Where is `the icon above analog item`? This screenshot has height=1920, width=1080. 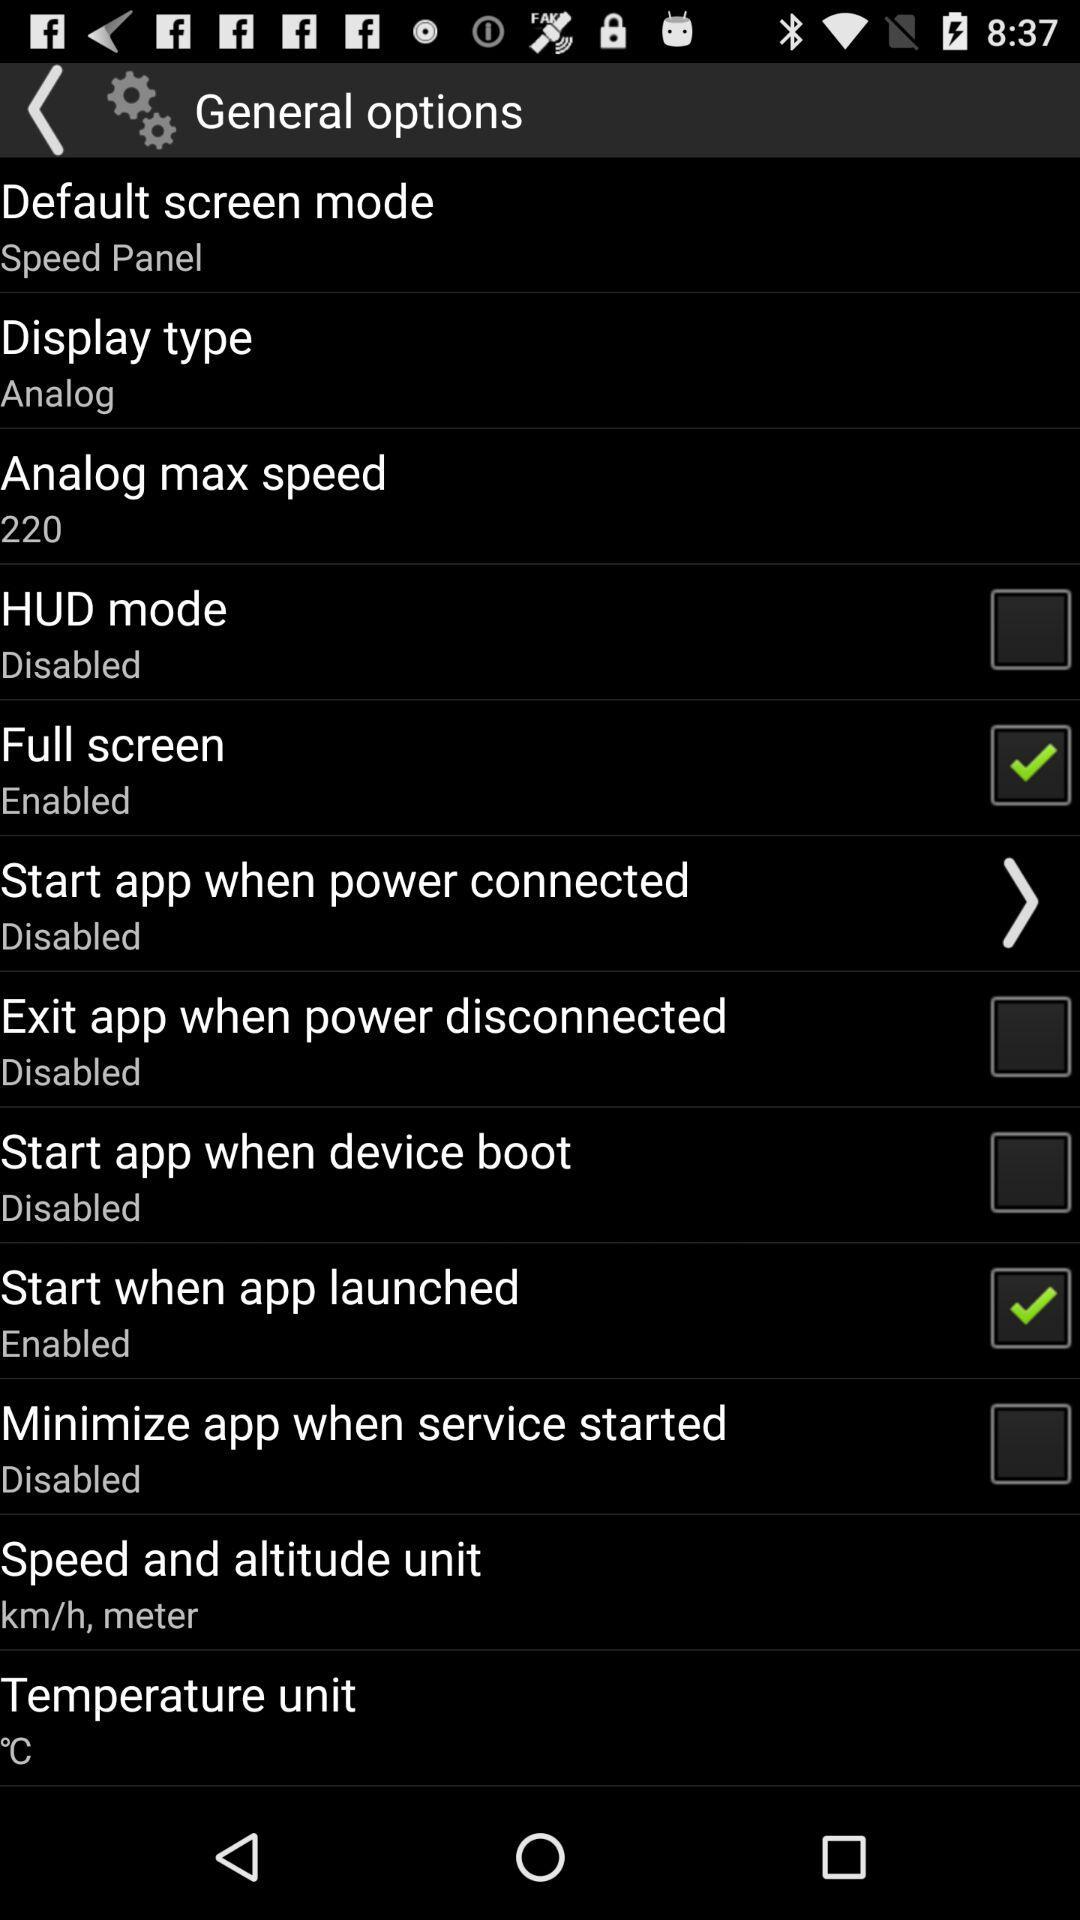 the icon above analog item is located at coordinates (126, 335).